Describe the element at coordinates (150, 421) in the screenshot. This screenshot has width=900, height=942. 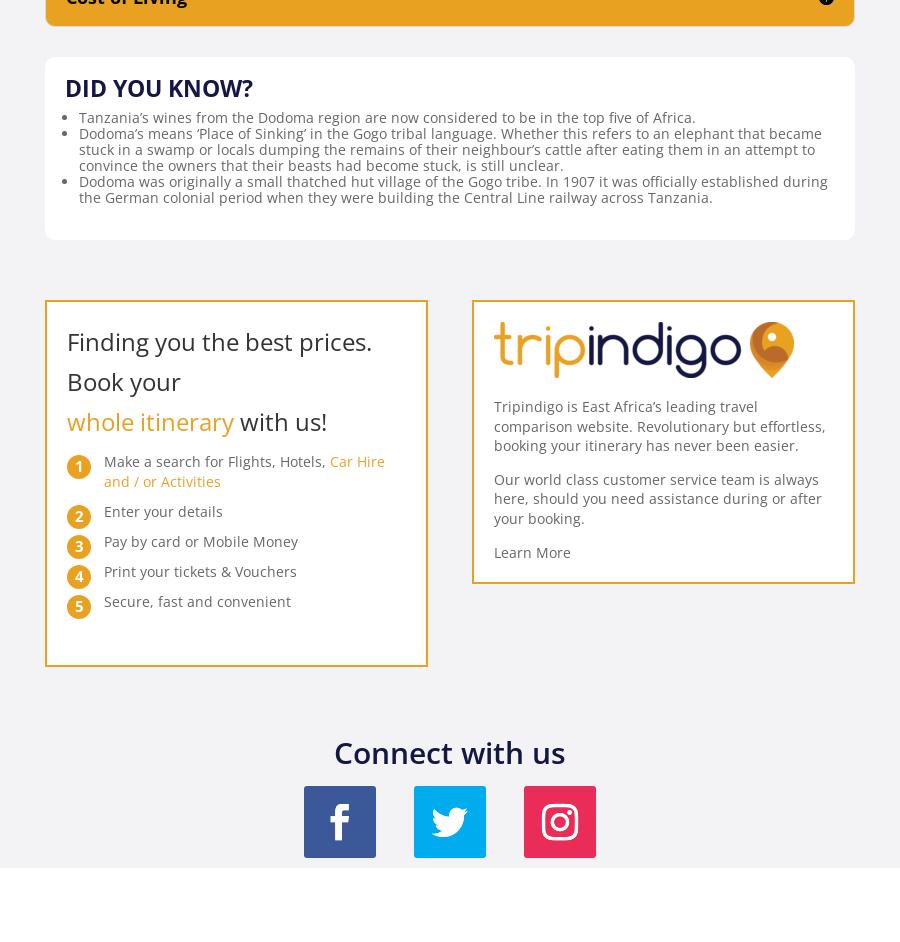
I see `'whole itinerary'` at that location.